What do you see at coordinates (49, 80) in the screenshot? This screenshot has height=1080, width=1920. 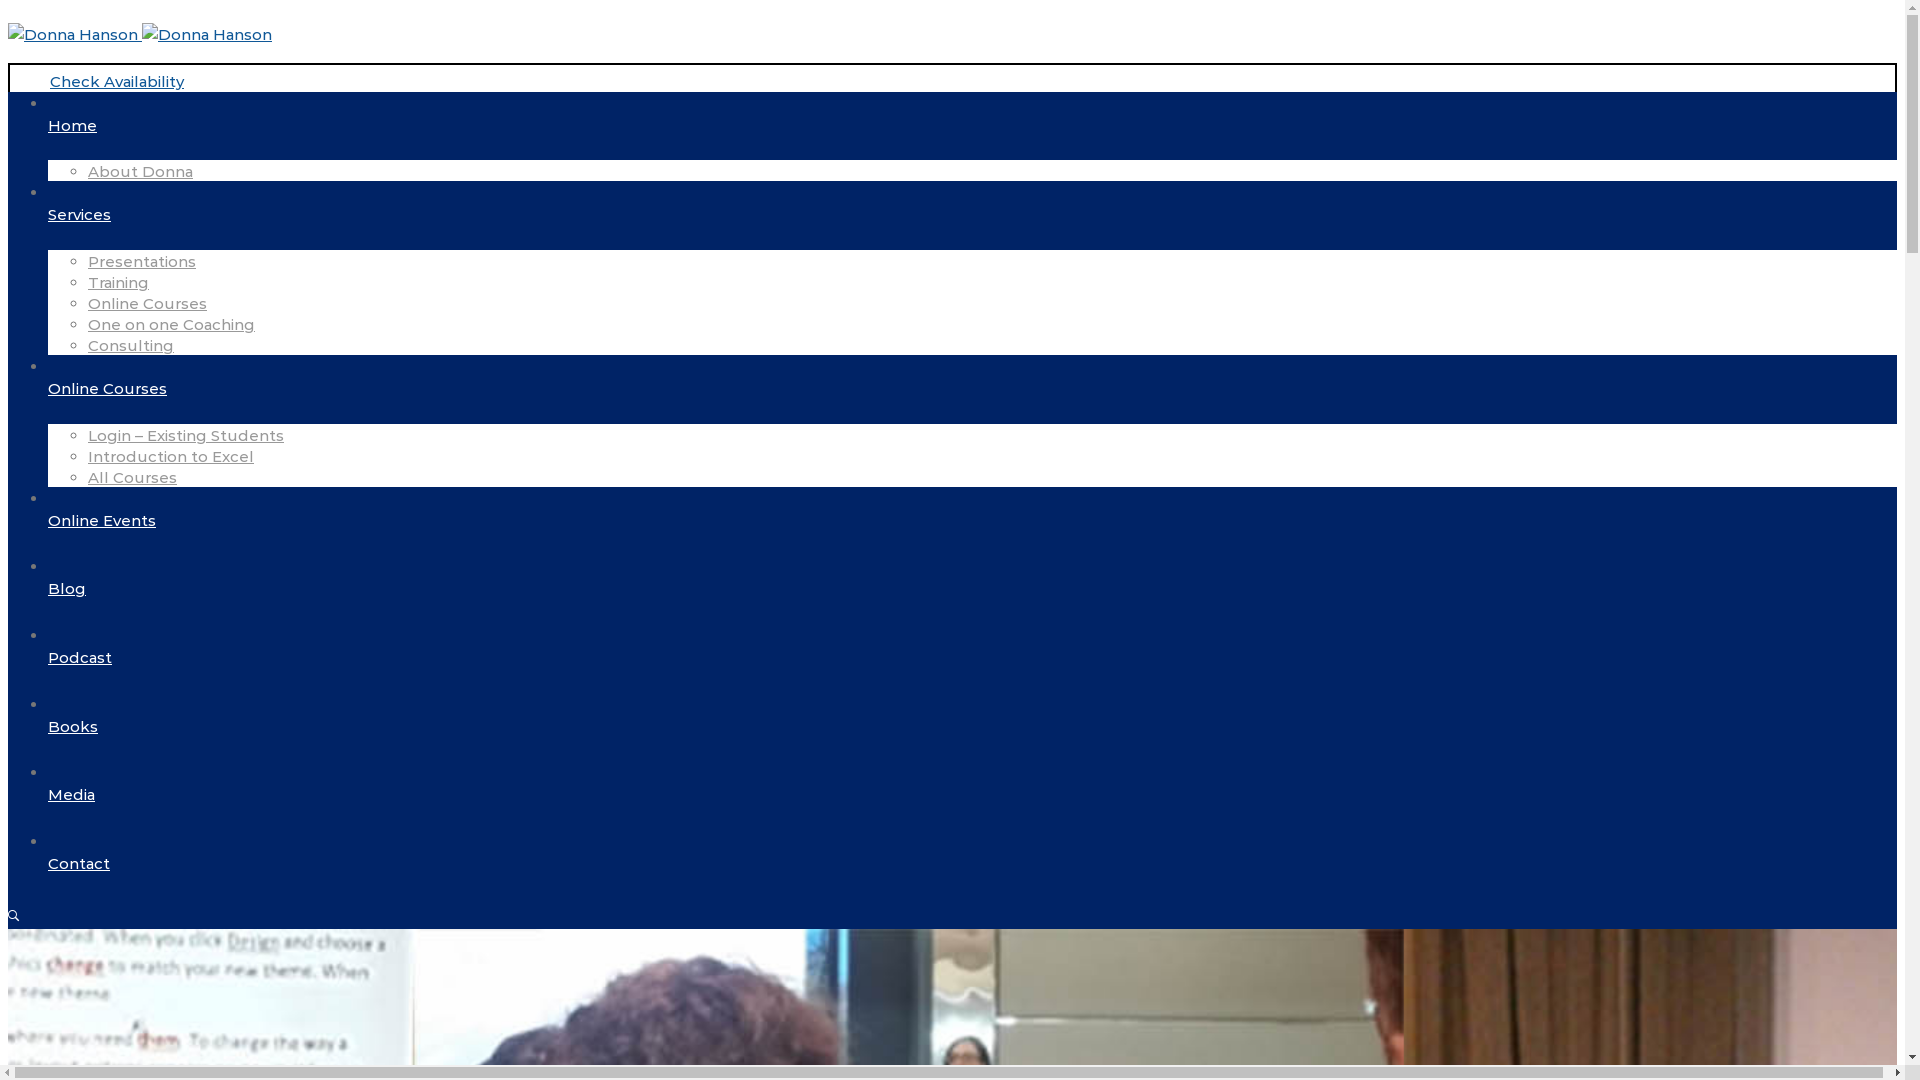 I see `'Check Availability'` at bounding box center [49, 80].